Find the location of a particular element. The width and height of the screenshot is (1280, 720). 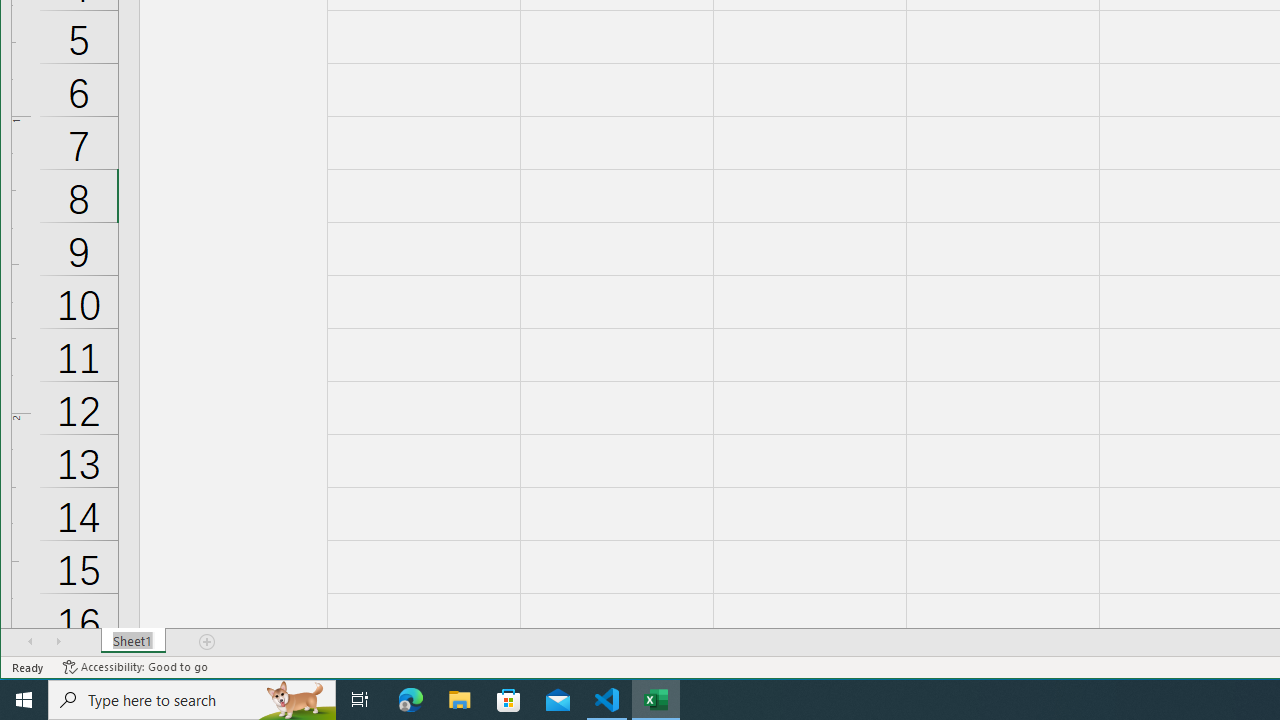

'Microsoft Edge' is located at coordinates (410, 698).